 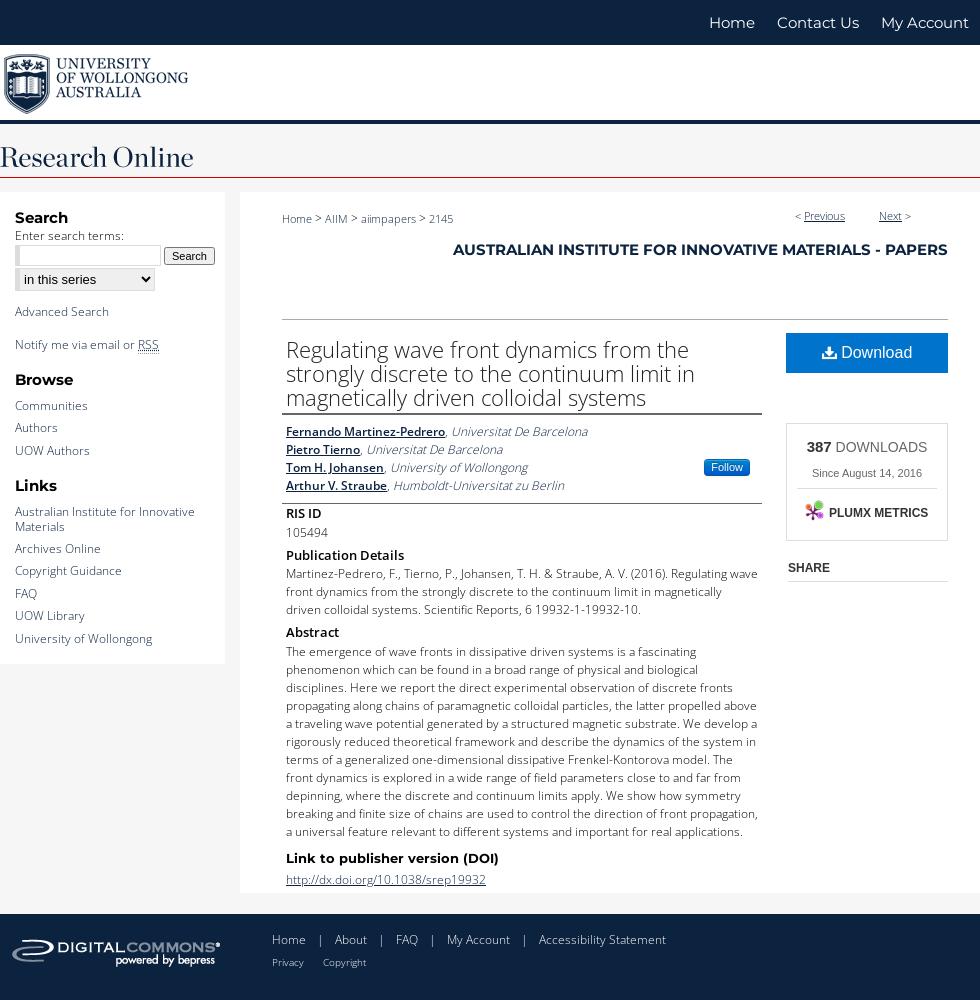 I want to click on 'Browse', so click(x=14, y=378).